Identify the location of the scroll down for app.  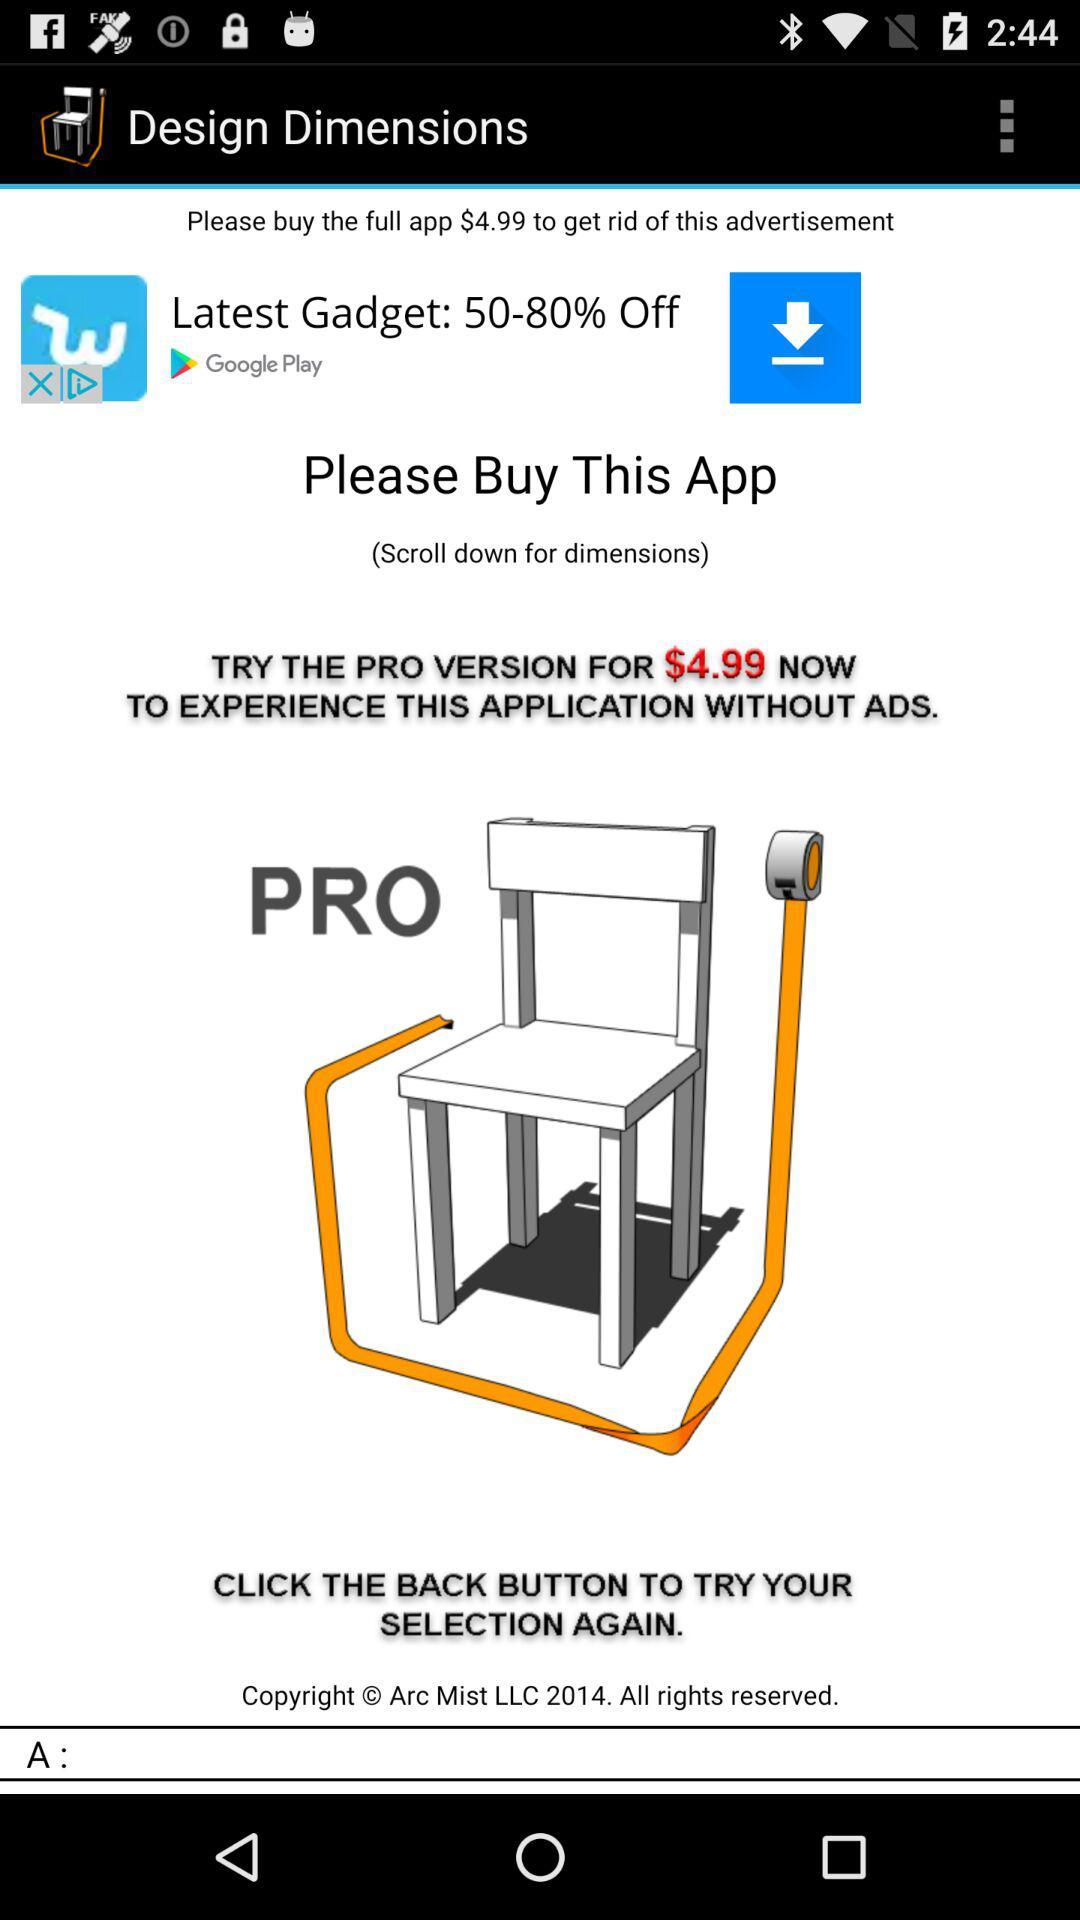
(540, 552).